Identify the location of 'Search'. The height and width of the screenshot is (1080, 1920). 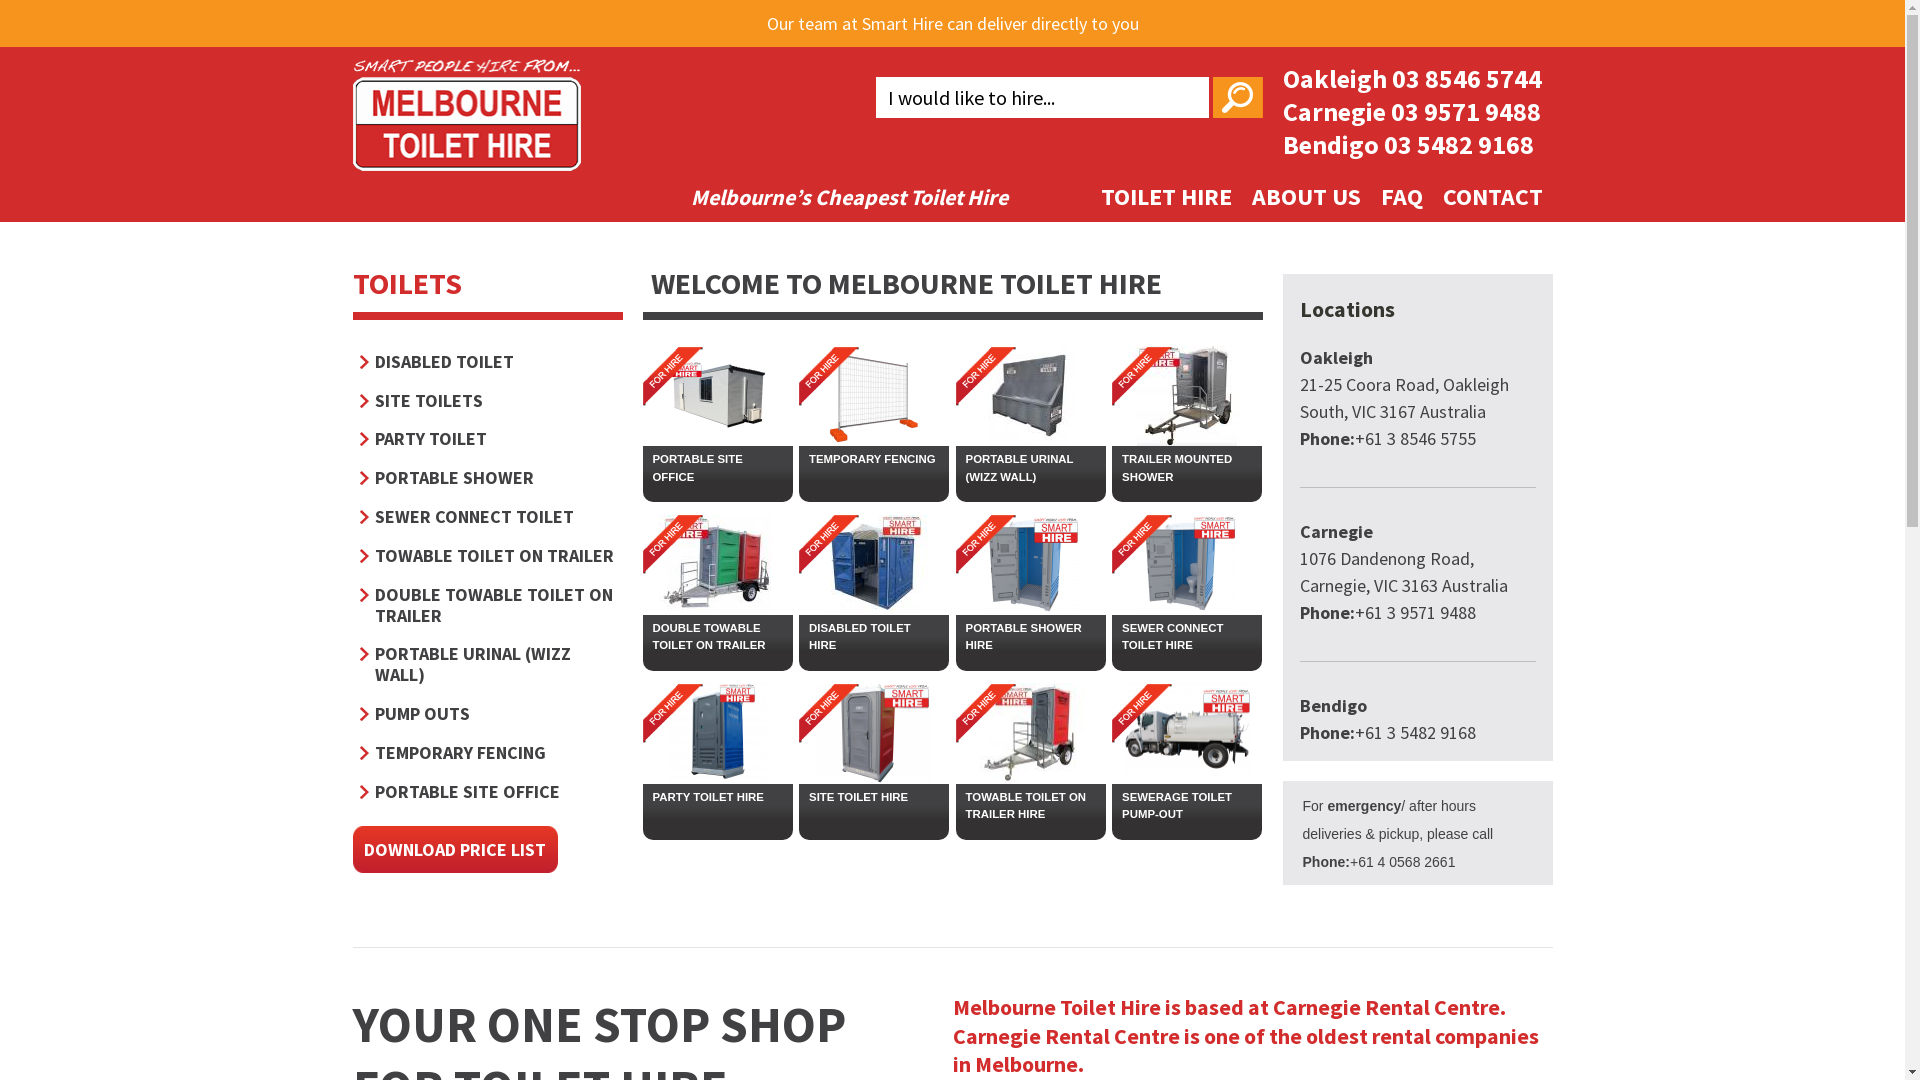
(1236, 97).